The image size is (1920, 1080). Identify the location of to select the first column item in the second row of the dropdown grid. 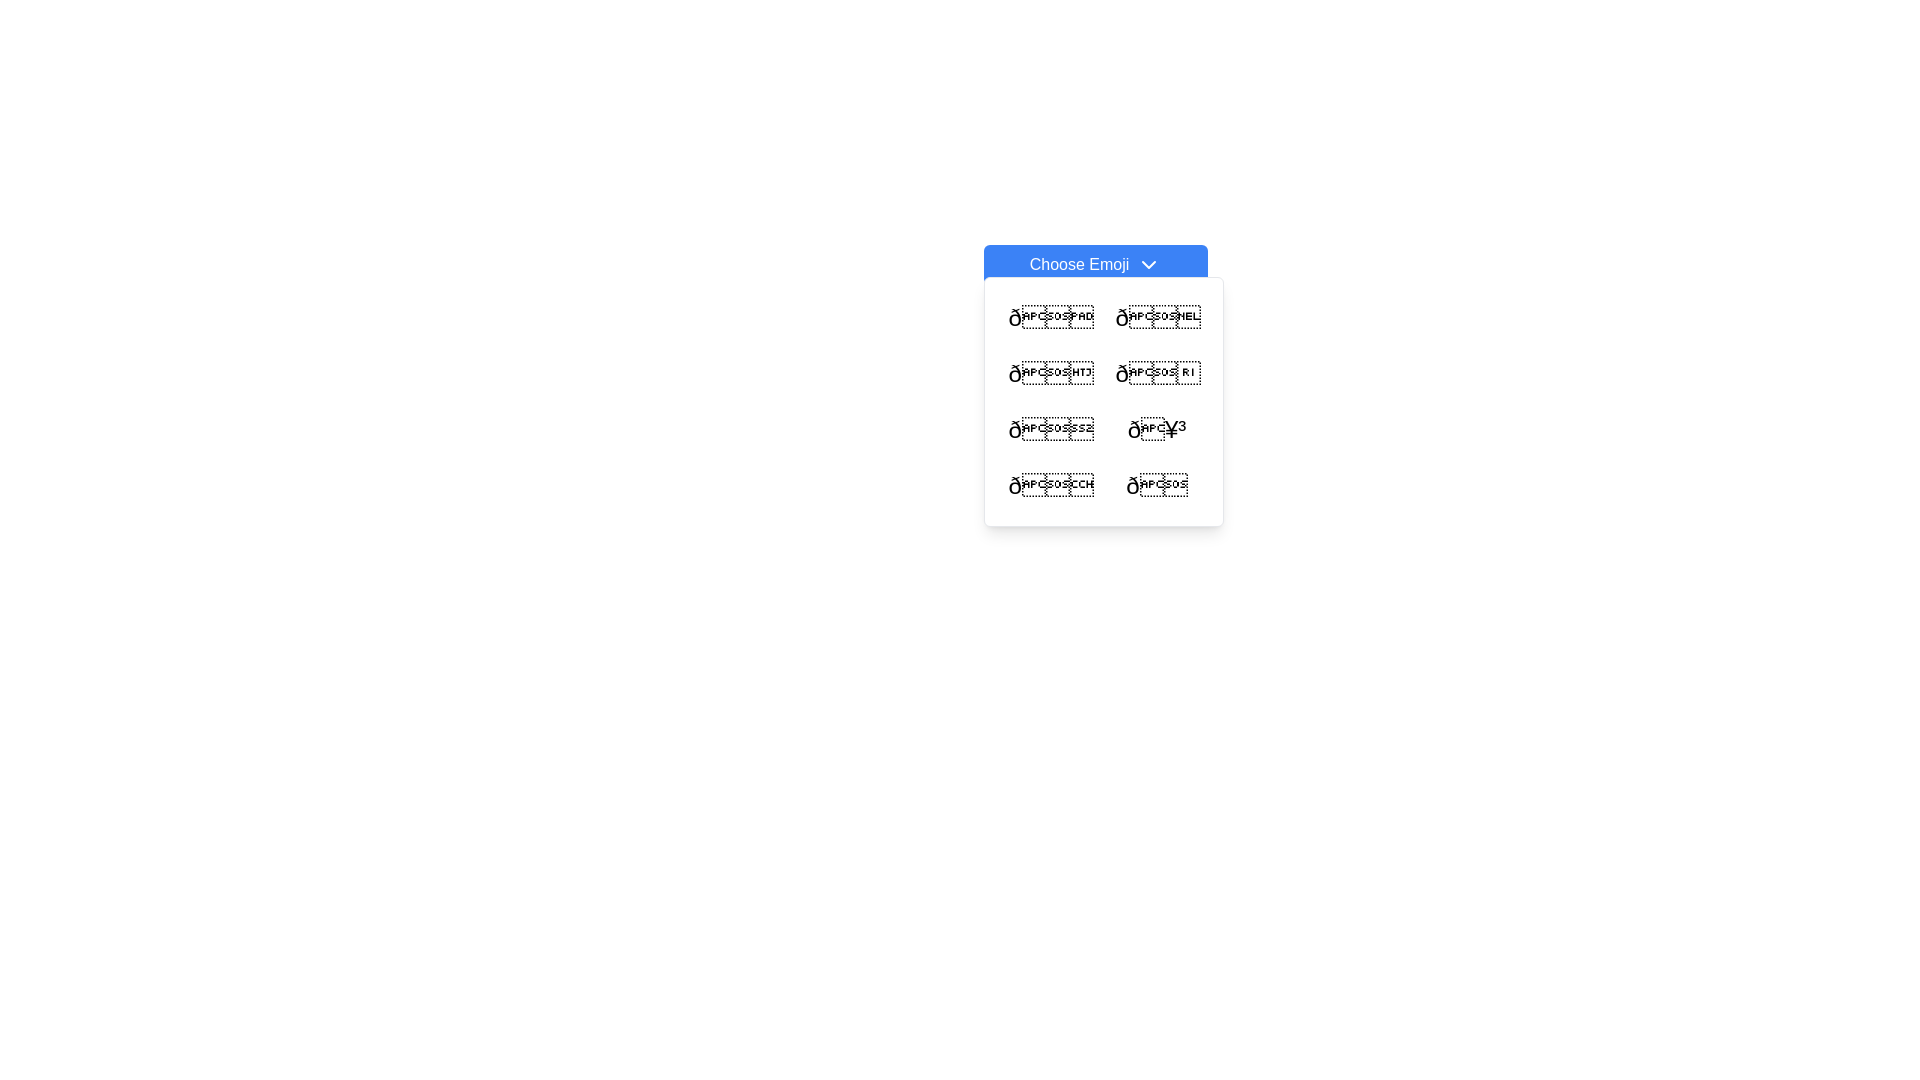
(1049, 374).